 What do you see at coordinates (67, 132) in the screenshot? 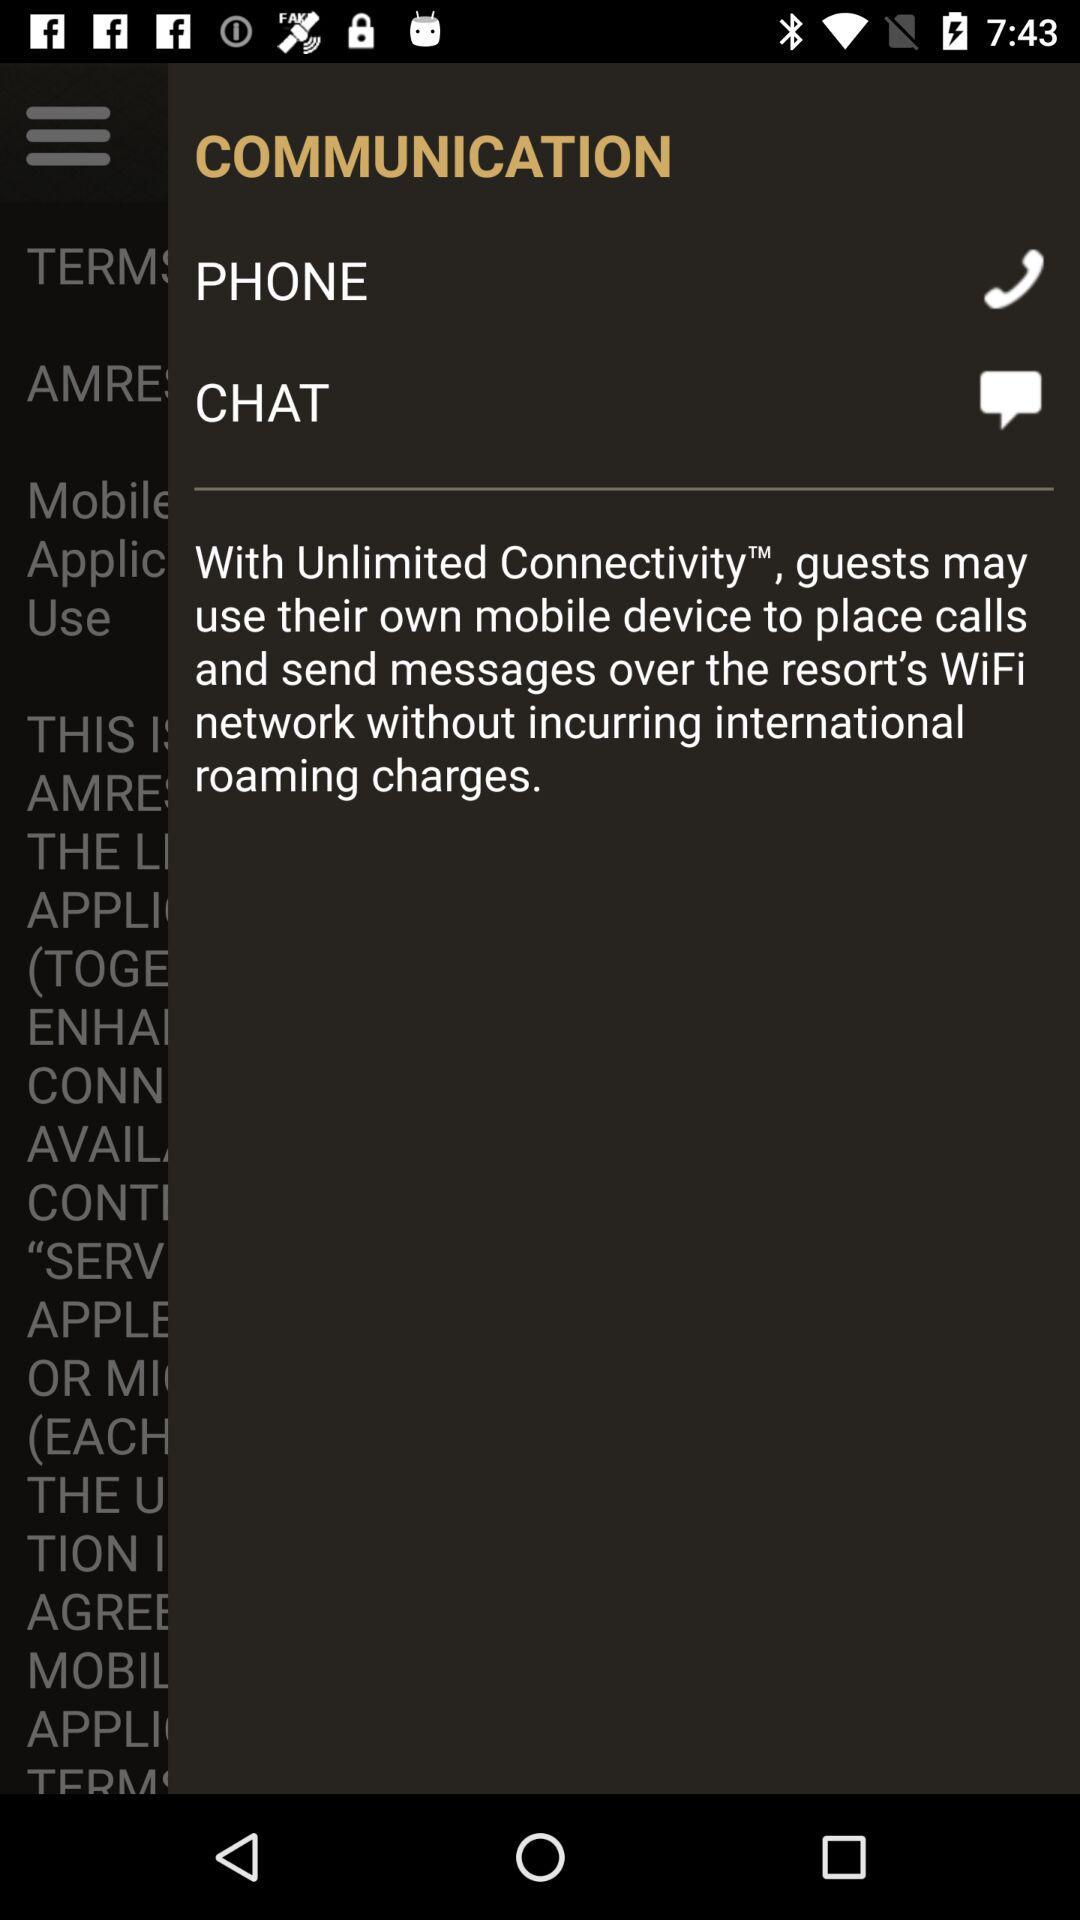
I see `the menu icon` at bounding box center [67, 132].